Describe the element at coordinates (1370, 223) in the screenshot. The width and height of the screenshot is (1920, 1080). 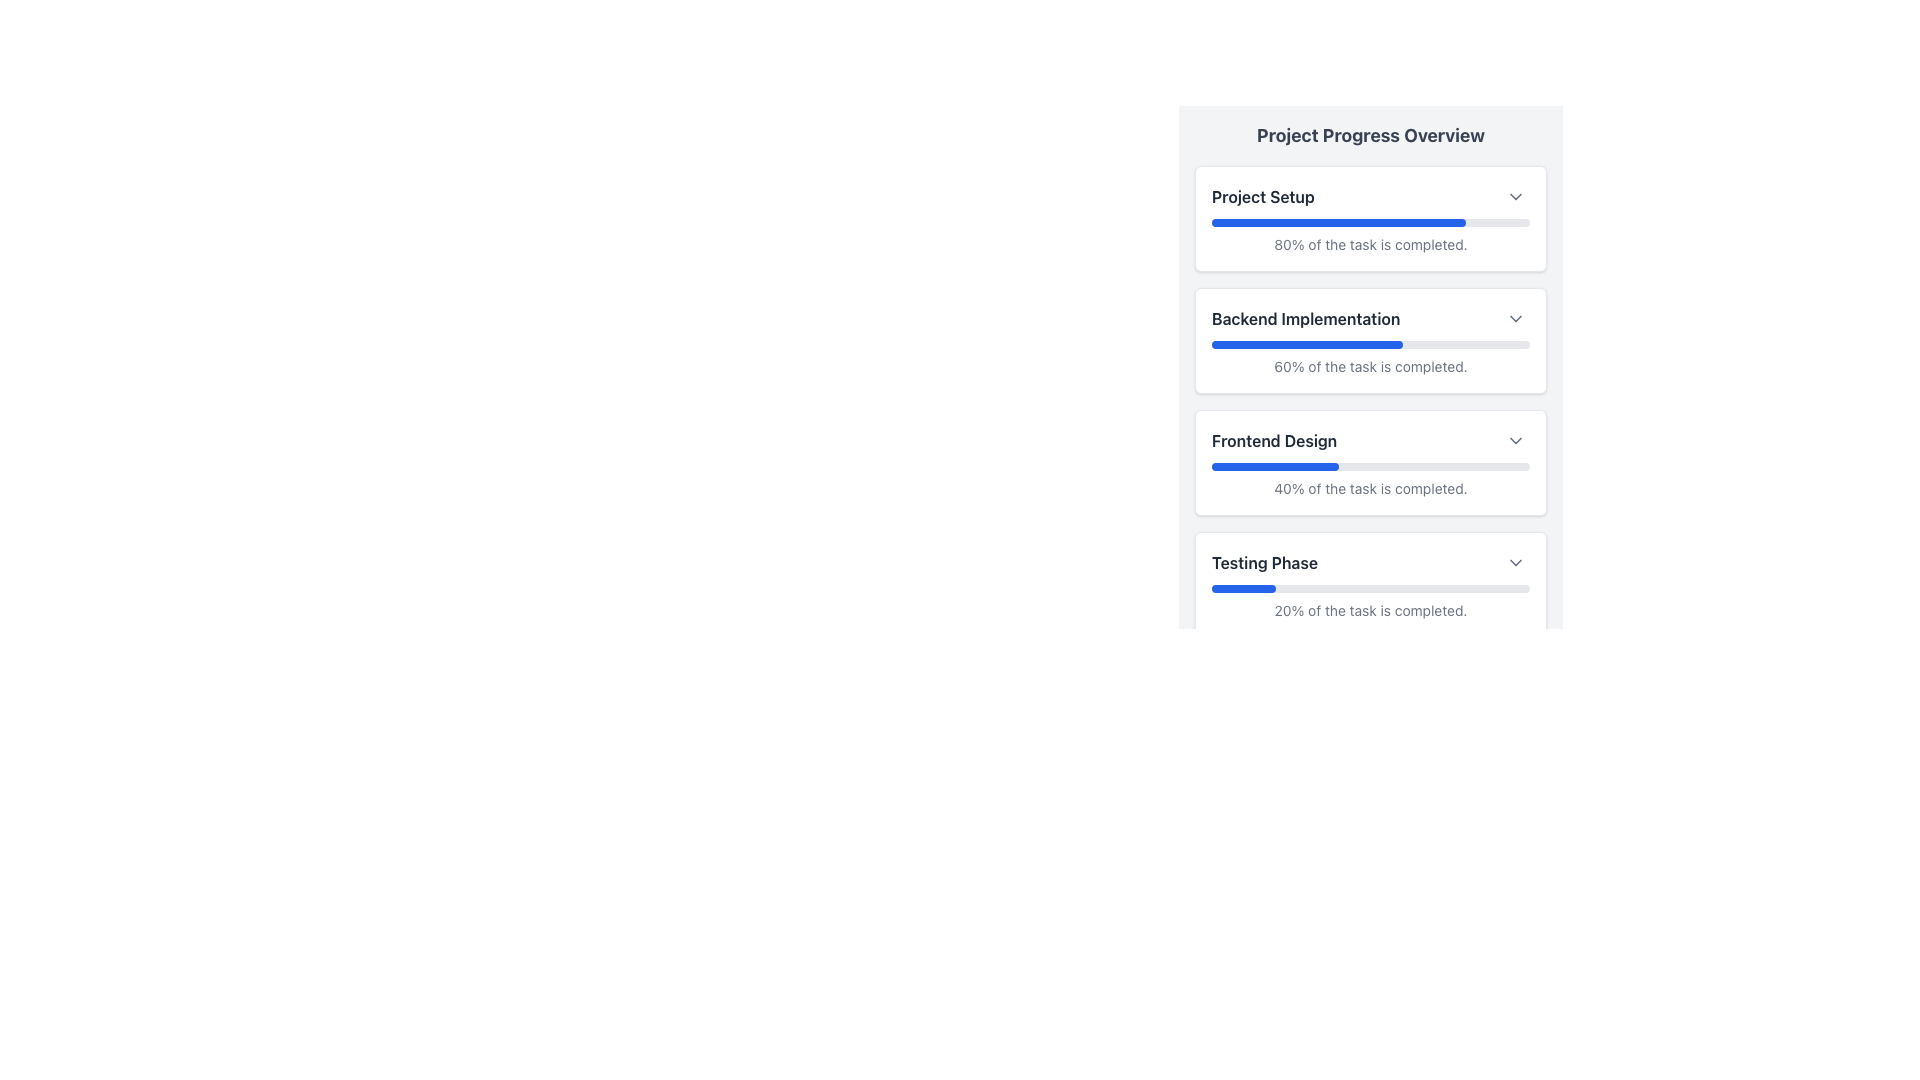
I see `the horizontal progress bar in the 'Project Setup' section of the 'Project Progress Overview', which is styled with a gray background and a blue filled portion indicating 80% completion` at that location.